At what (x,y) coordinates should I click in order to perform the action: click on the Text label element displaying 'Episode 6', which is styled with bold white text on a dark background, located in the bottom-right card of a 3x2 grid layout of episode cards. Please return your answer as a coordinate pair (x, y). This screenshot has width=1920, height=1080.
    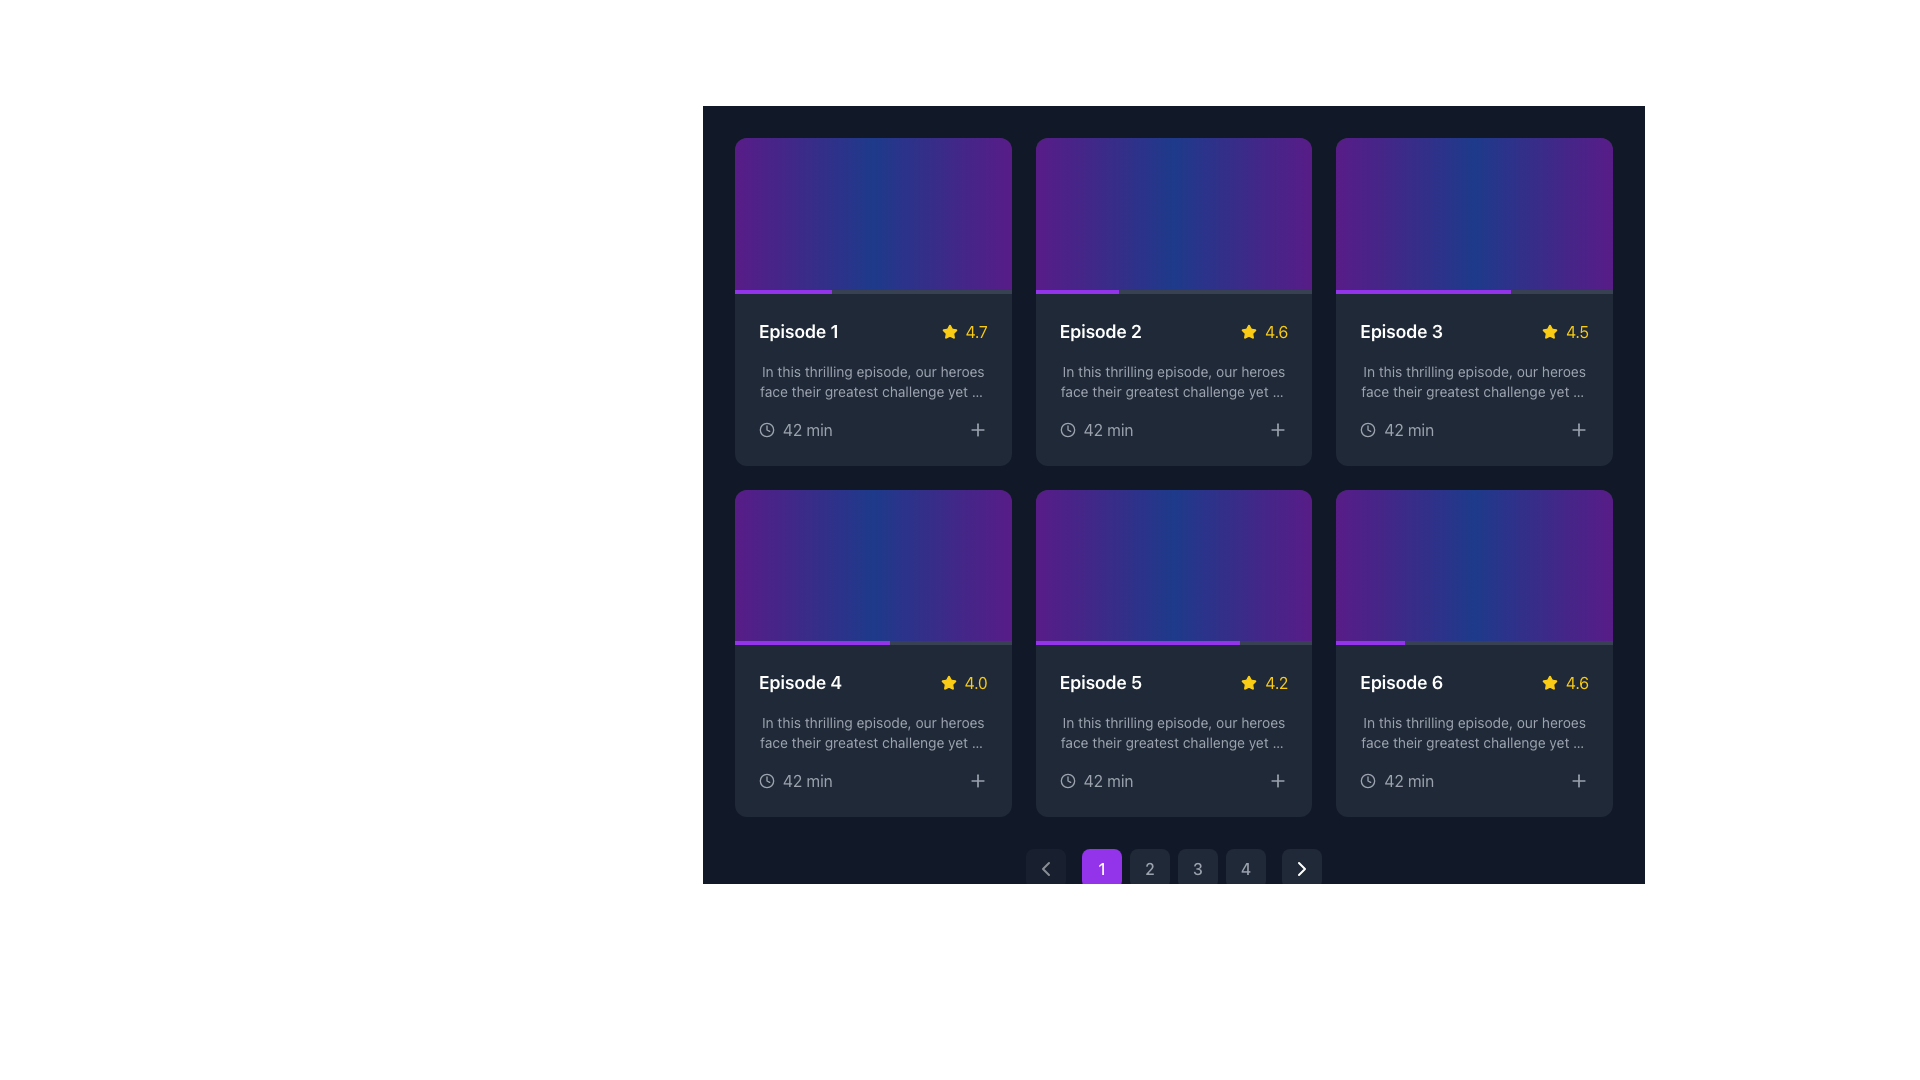
    Looking at the image, I should click on (1400, 682).